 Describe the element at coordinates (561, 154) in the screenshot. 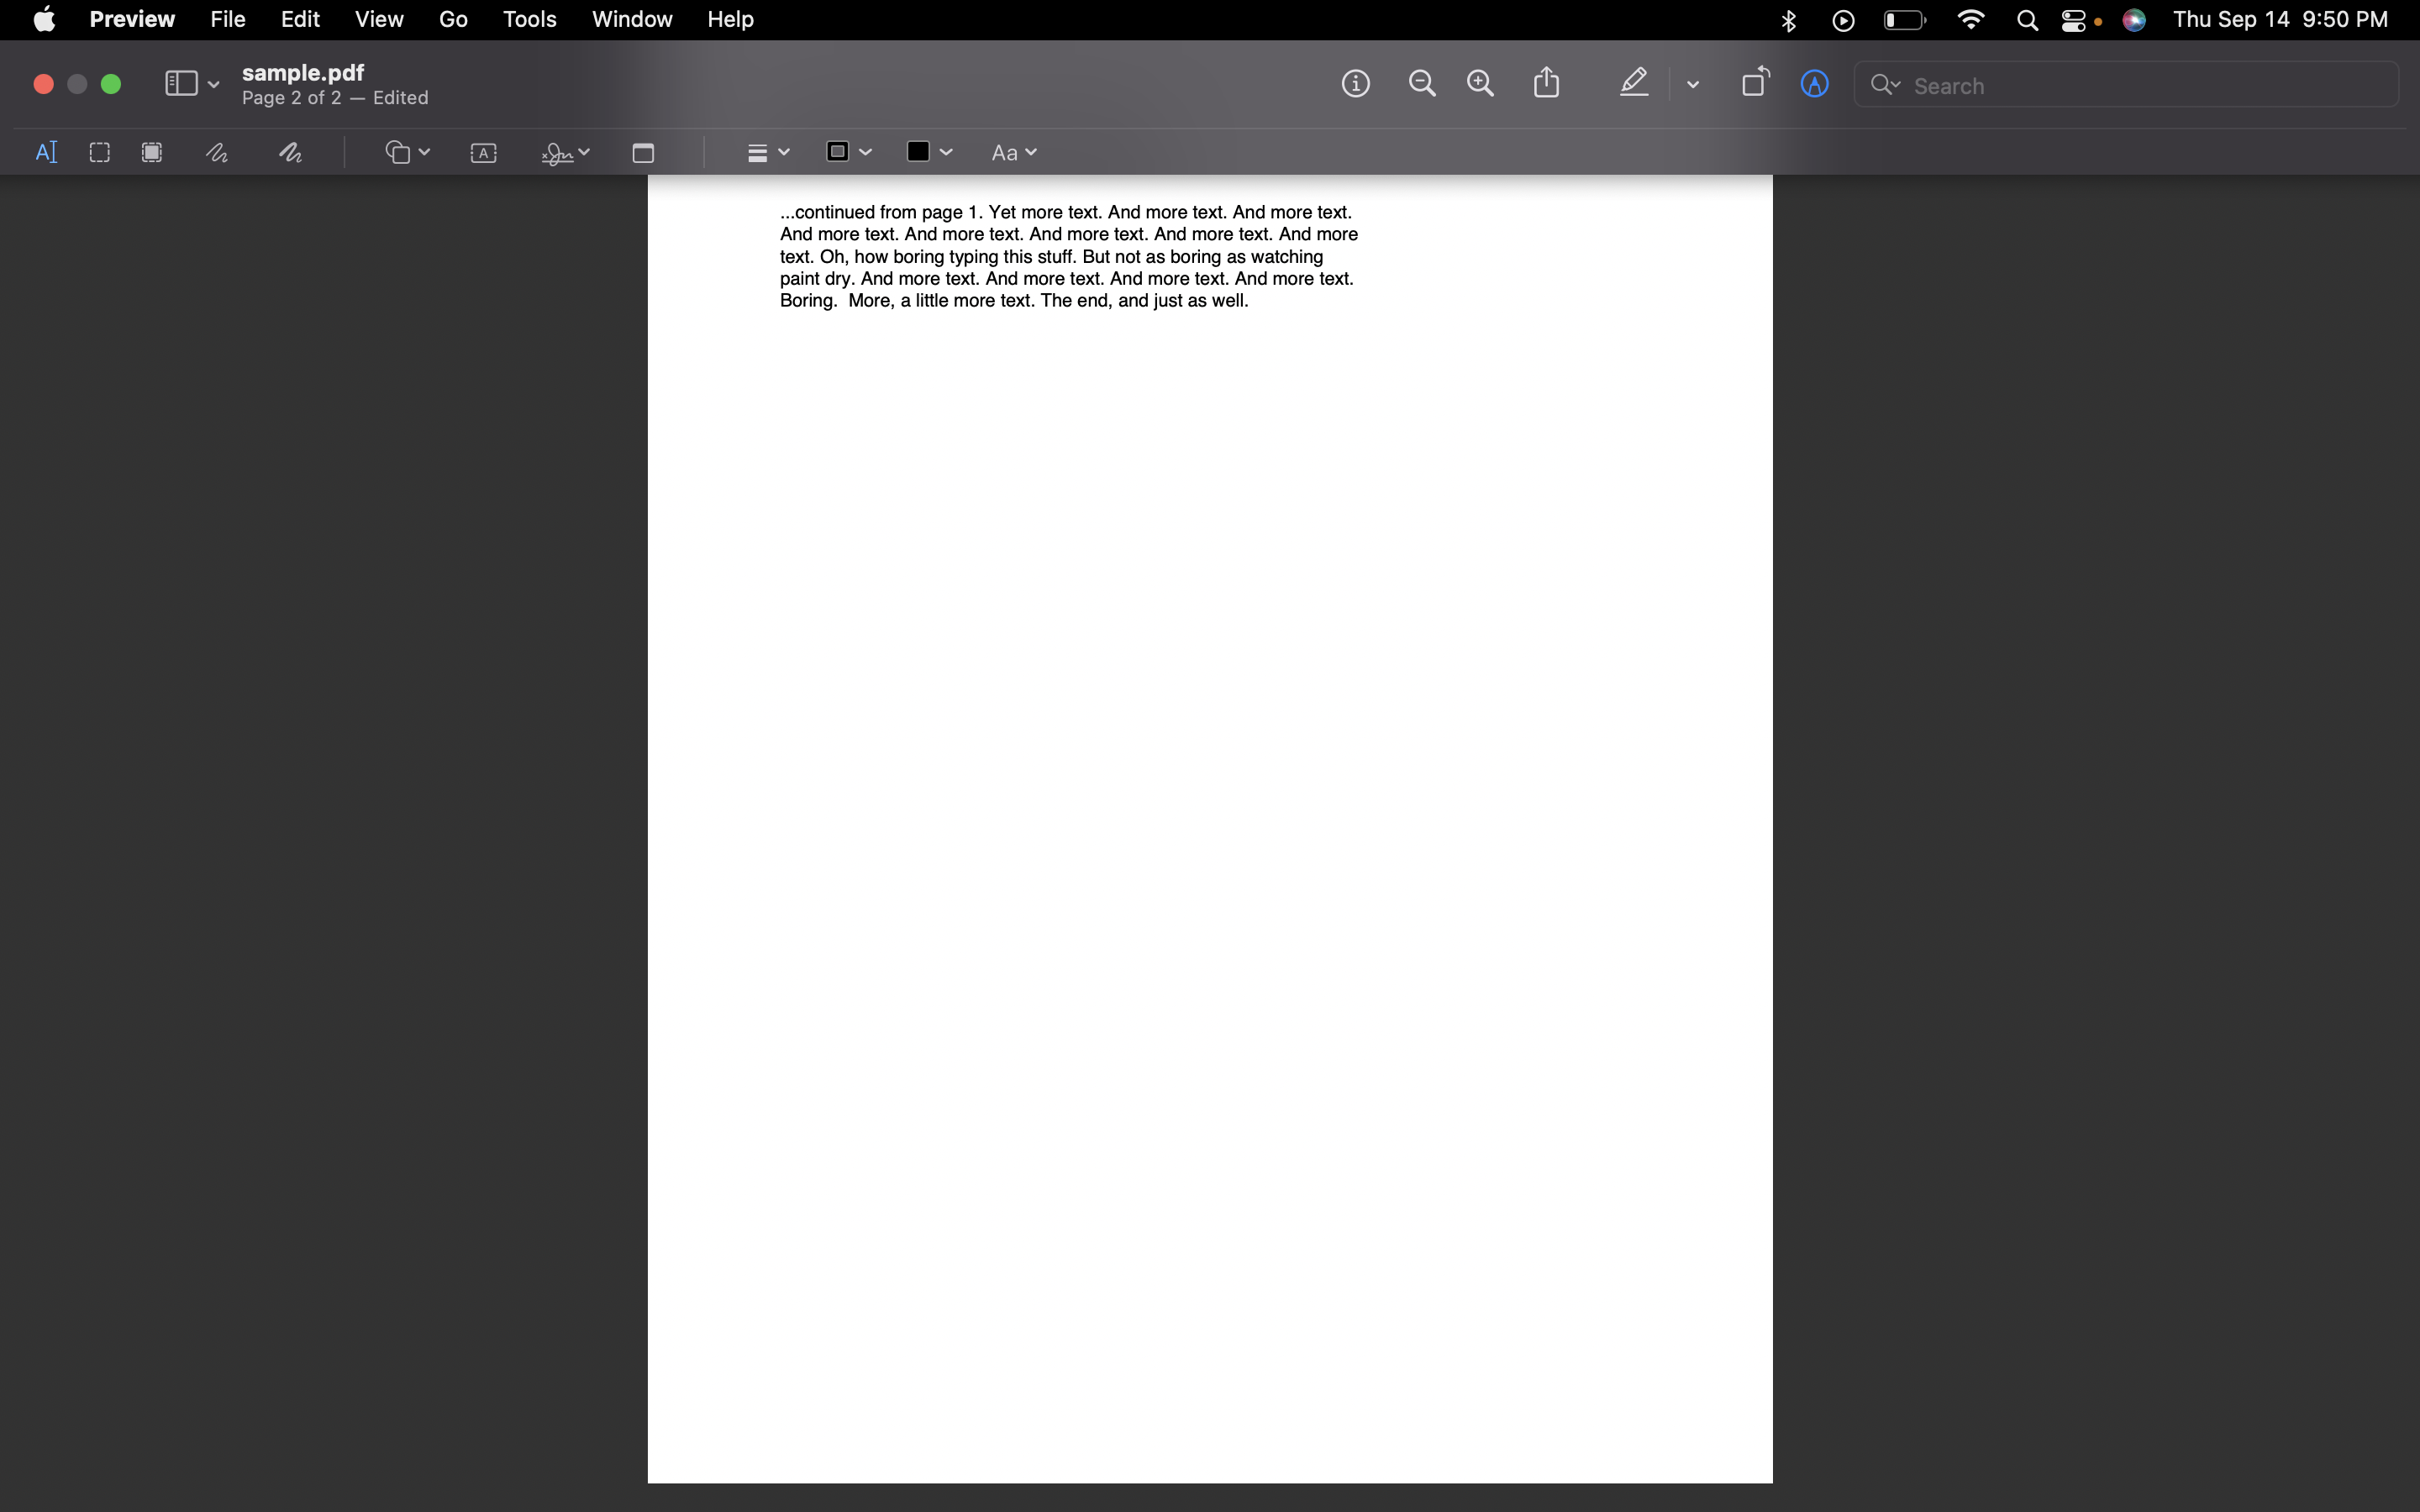

I see `your sign in the document` at that location.